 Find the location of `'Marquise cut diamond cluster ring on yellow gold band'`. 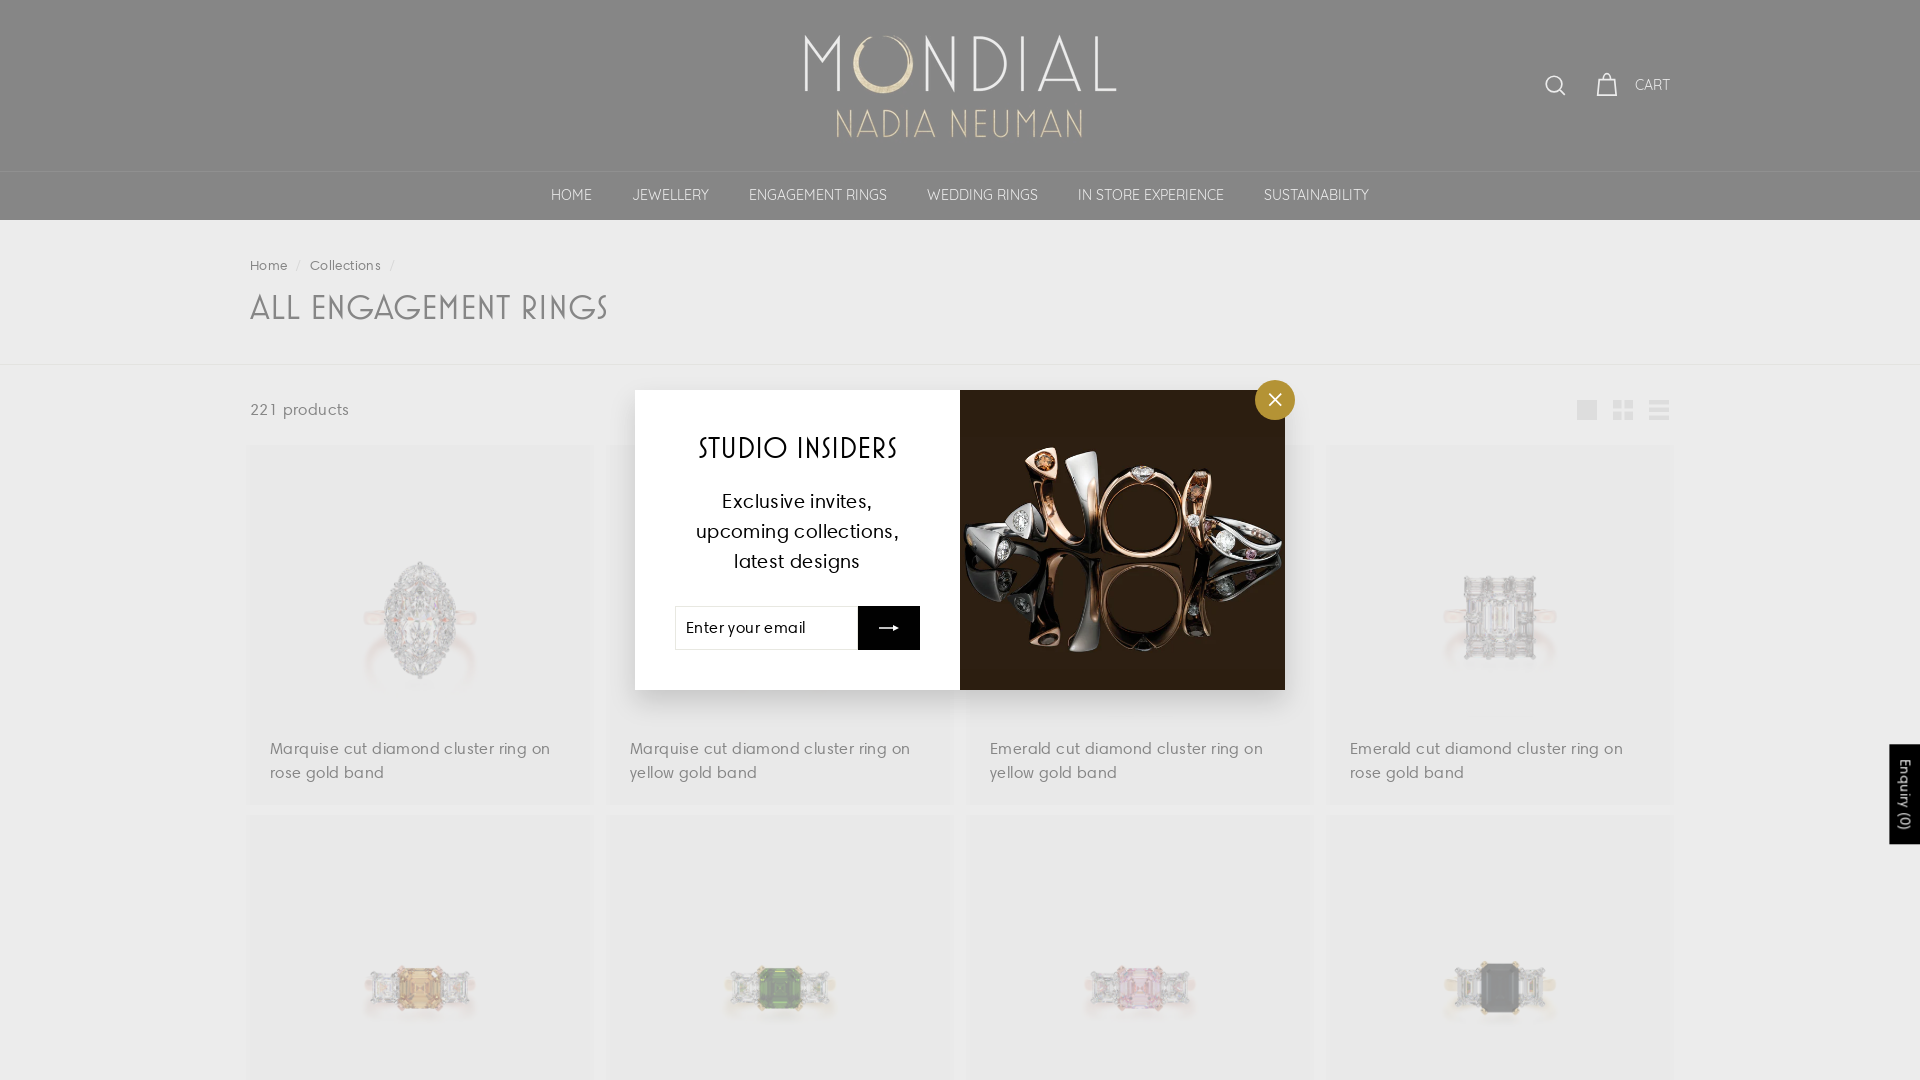

'Marquise cut diamond cluster ring on yellow gold band' is located at coordinates (778, 623).